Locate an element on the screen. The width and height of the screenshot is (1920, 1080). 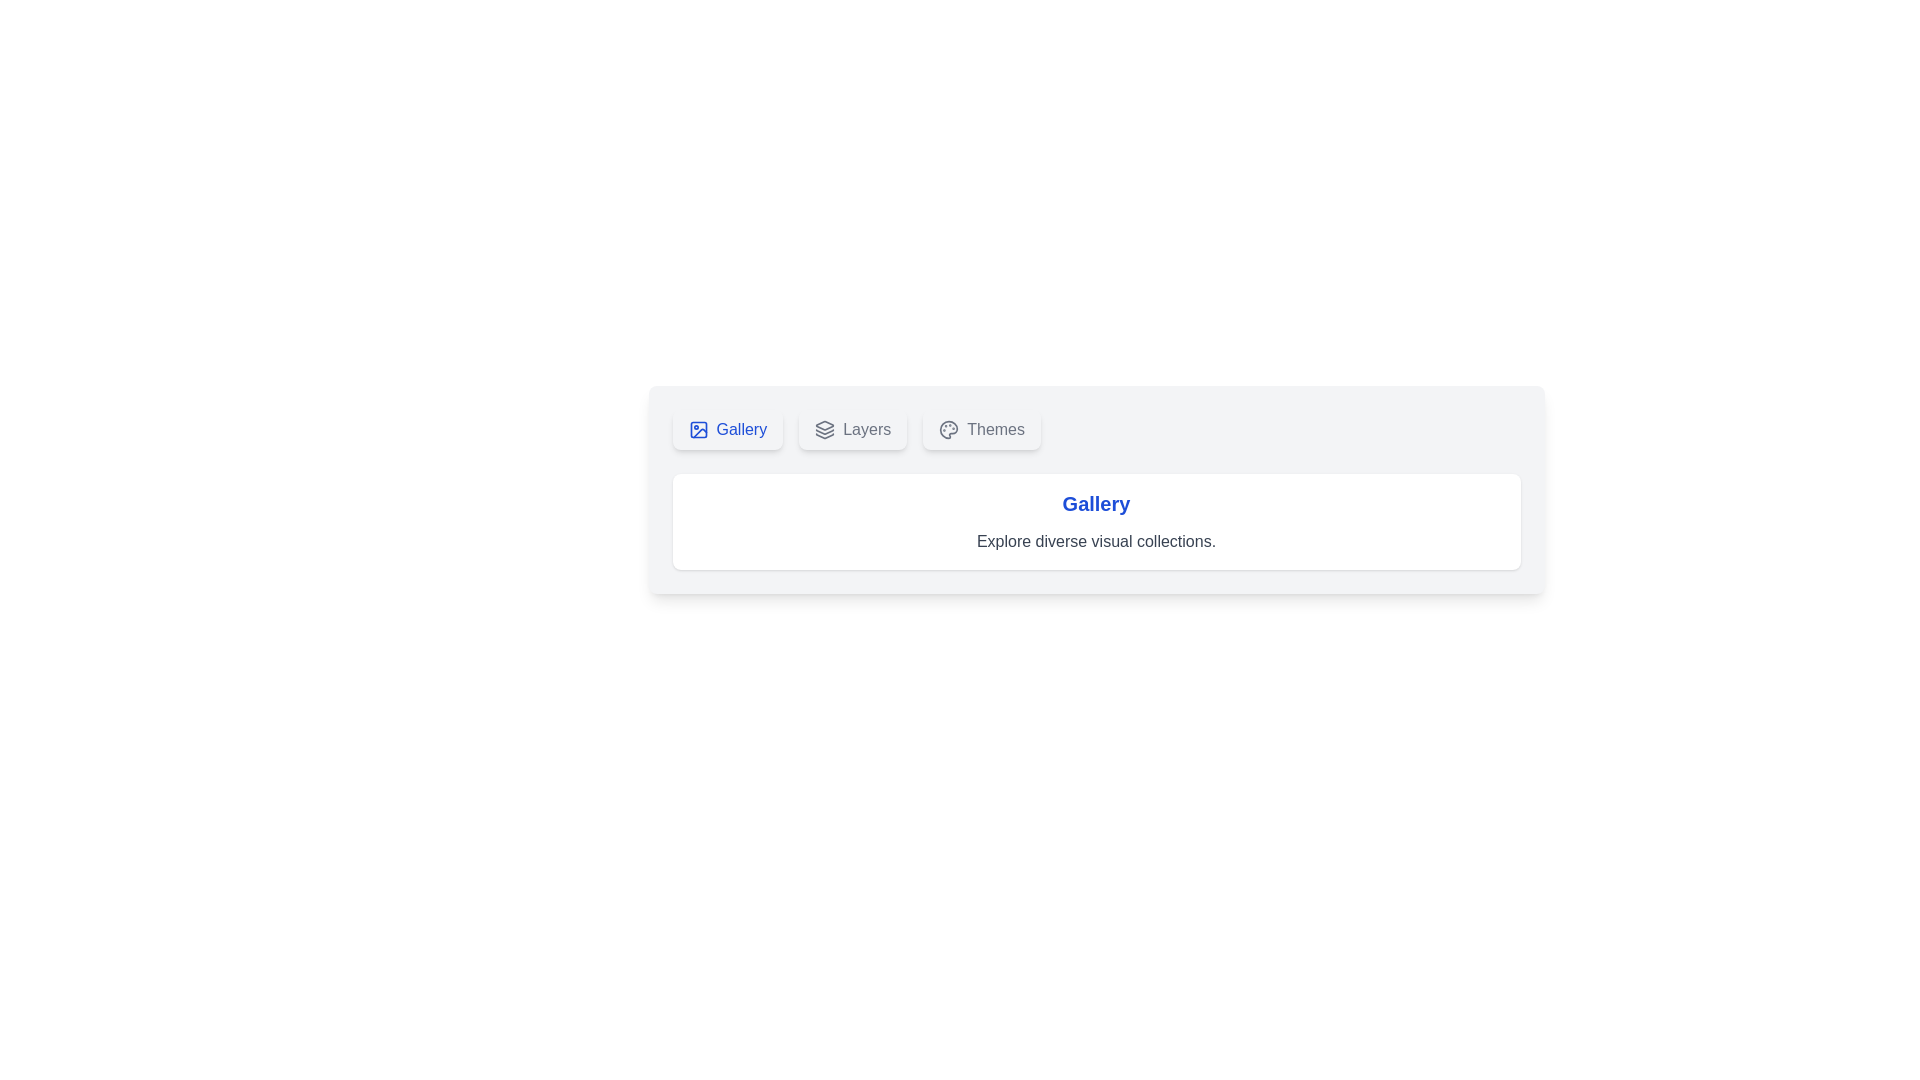
the Gallery tab to view its content is located at coordinates (726, 428).